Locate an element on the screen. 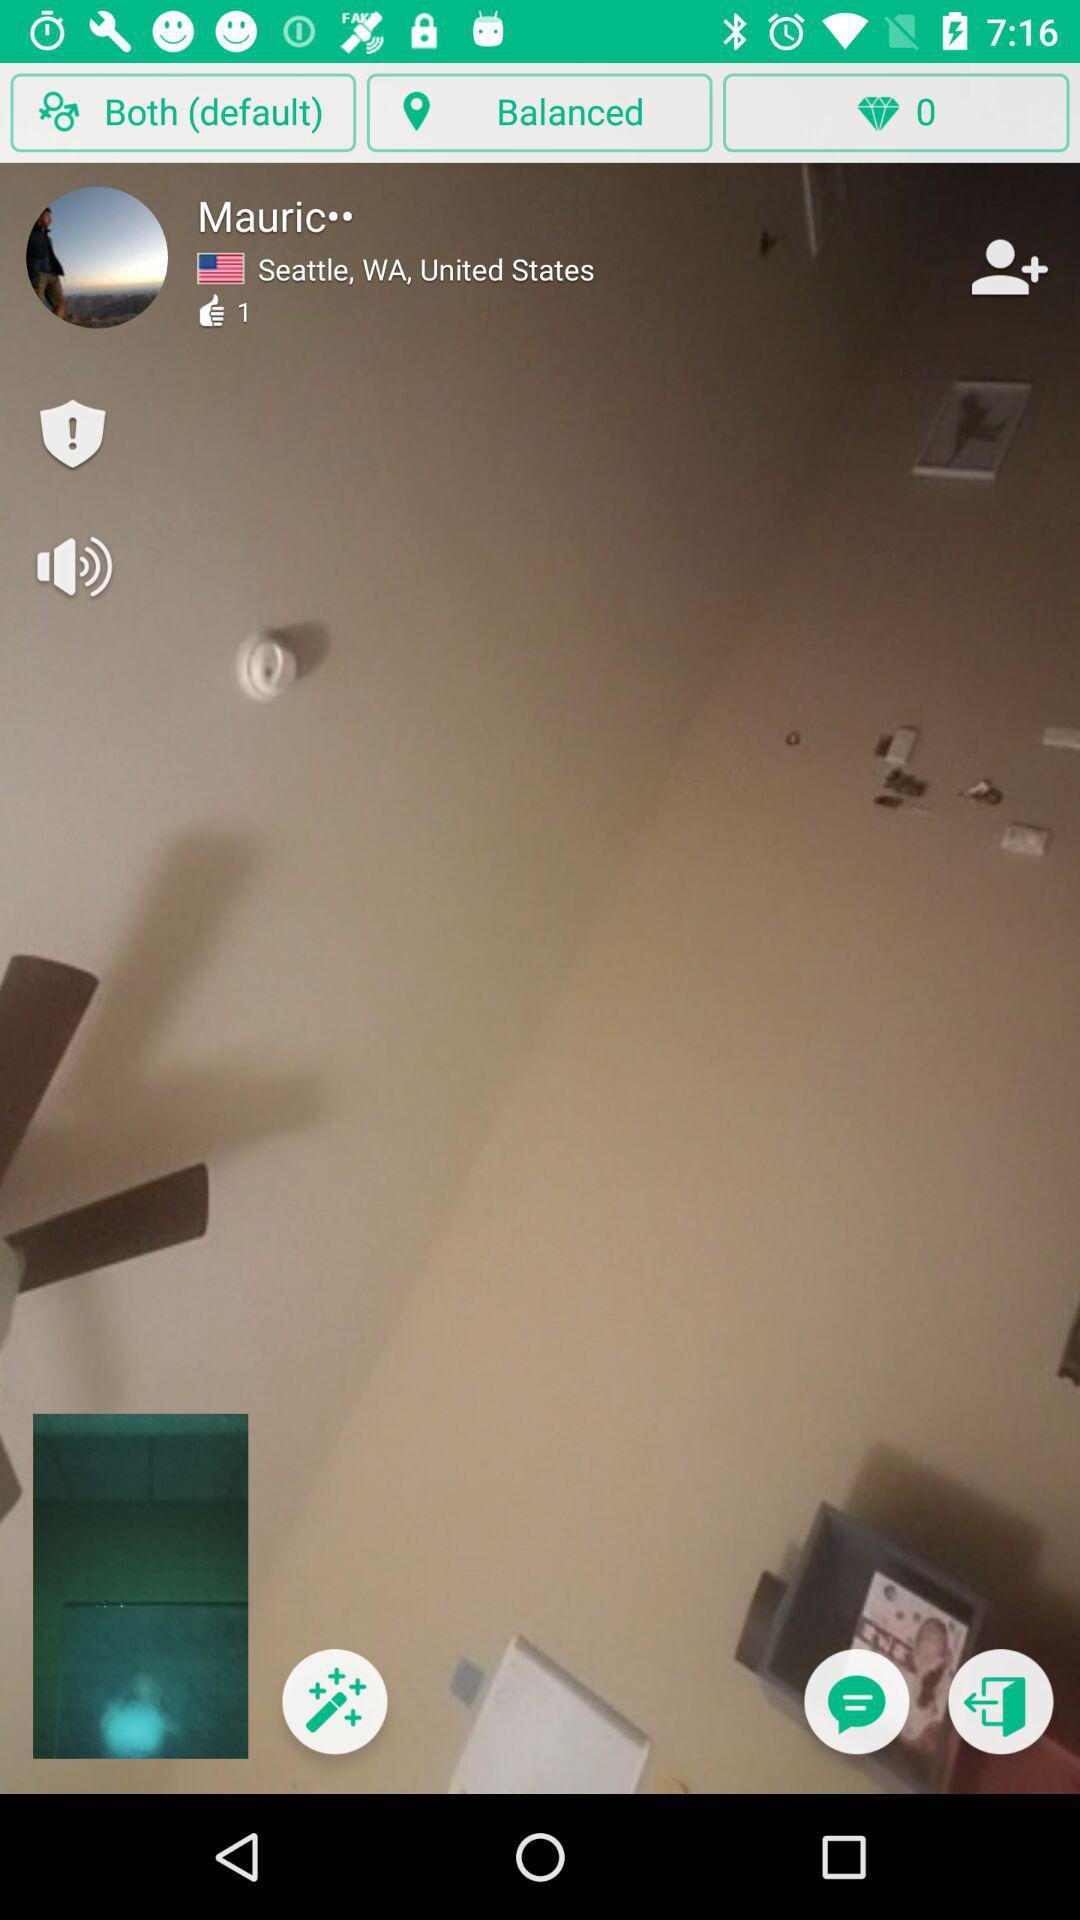 This screenshot has width=1080, height=1920. the bottom right symbol is located at coordinates (1001, 1713).